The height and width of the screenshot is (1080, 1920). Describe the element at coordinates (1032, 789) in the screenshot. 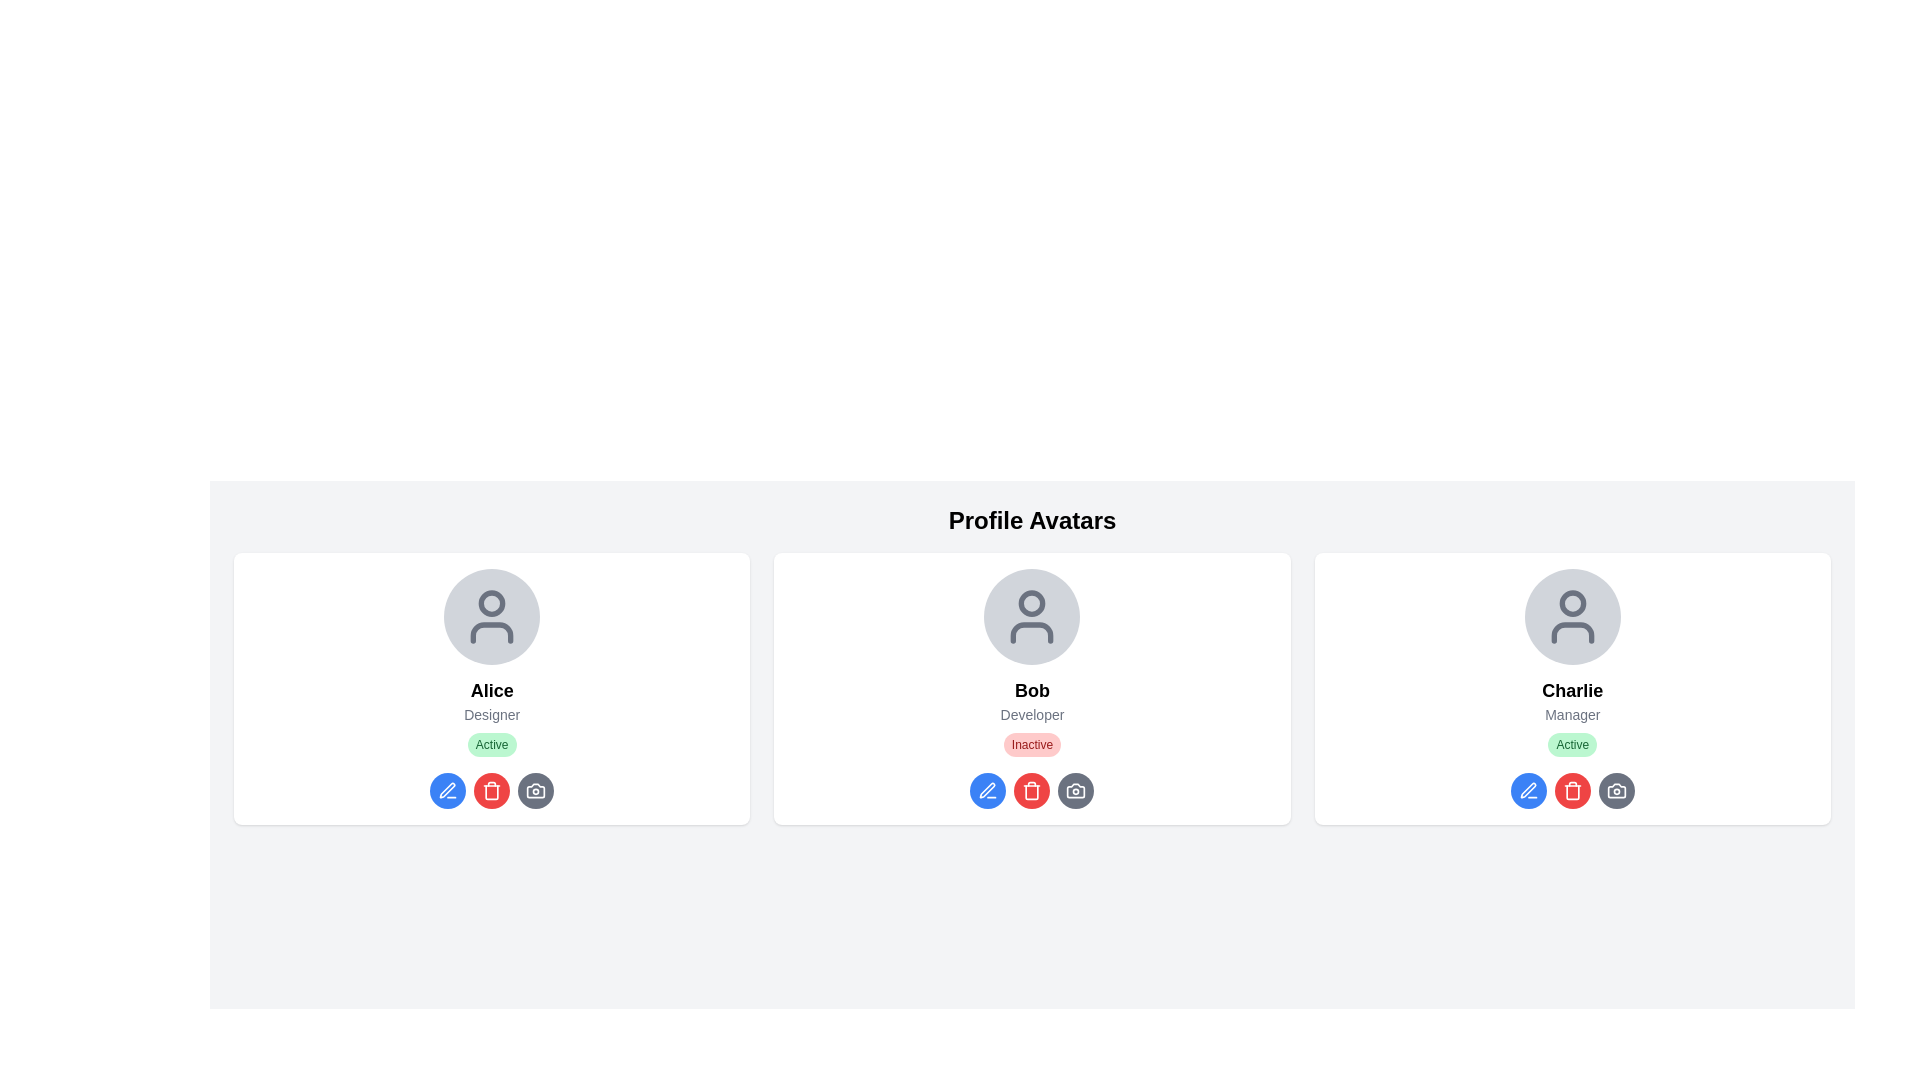

I see `the circular red button with a white trashcan icon located below the 'Bob' card in the 'Profile Avatars' section` at that location.